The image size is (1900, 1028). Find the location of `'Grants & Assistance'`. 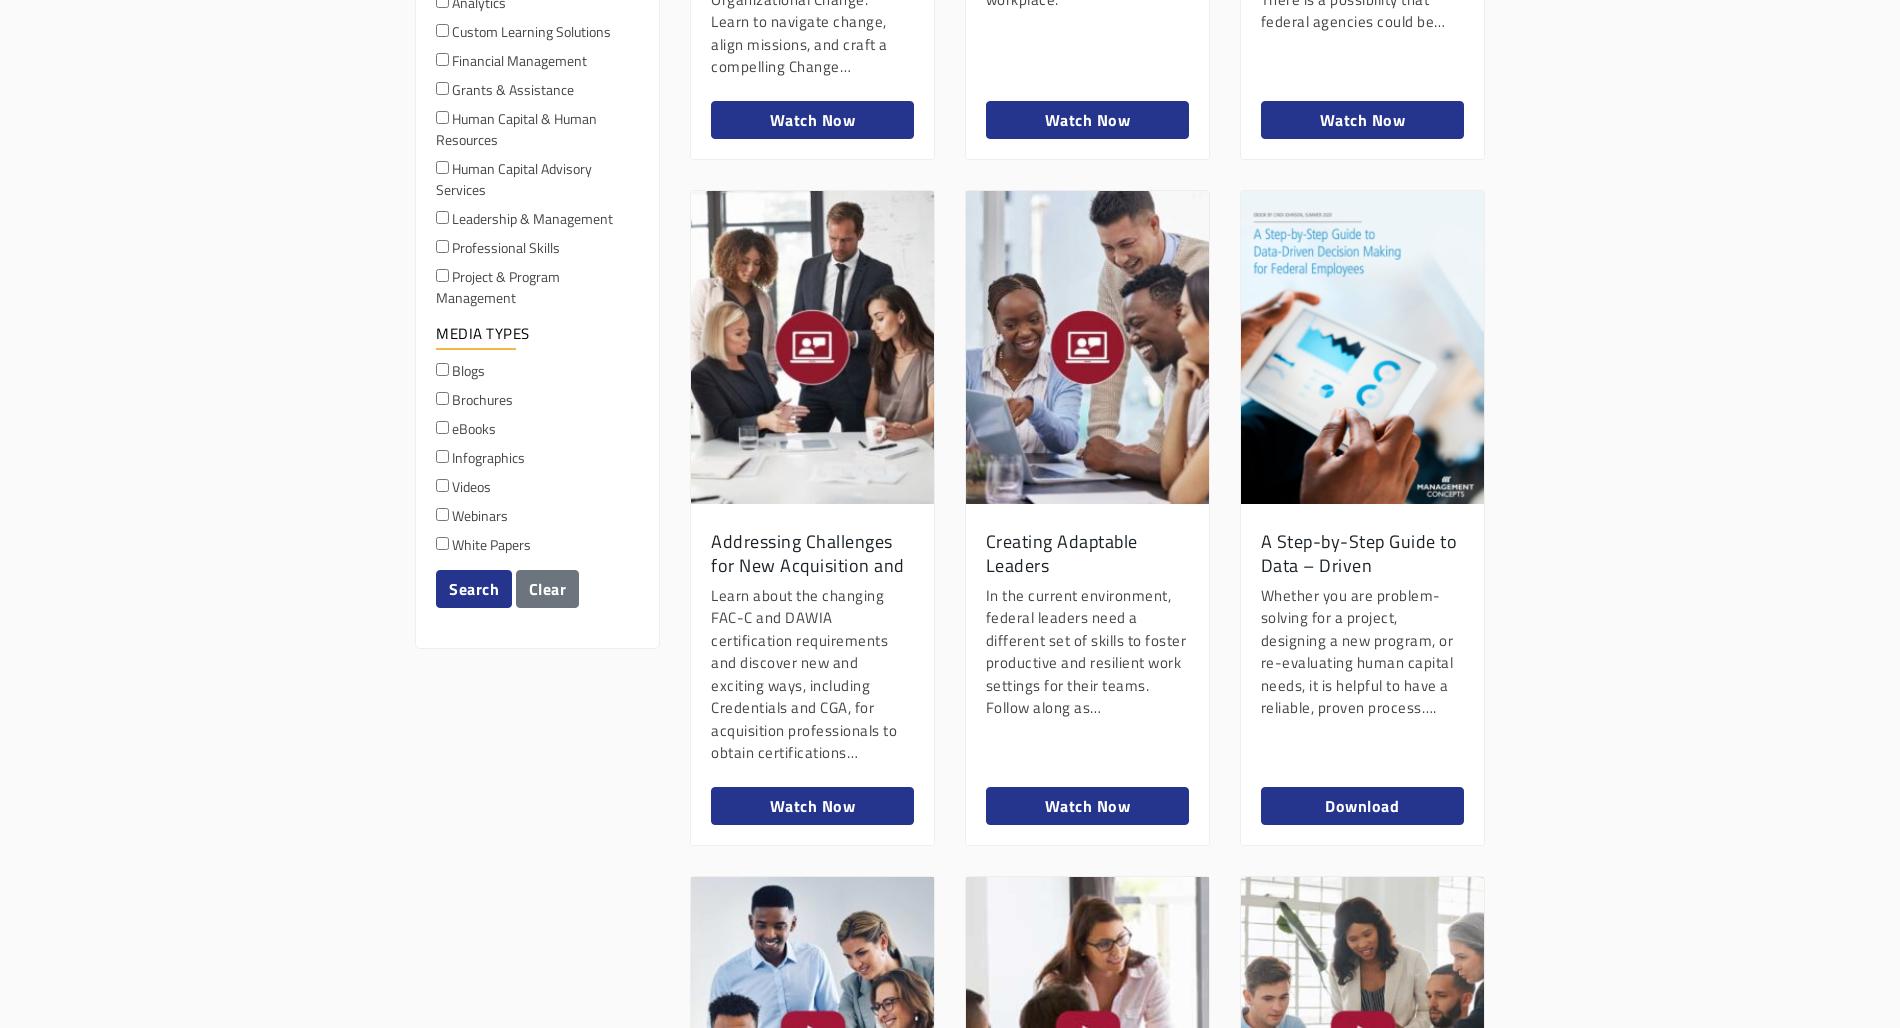

'Grants & Assistance' is located at coordinates (511, 87).